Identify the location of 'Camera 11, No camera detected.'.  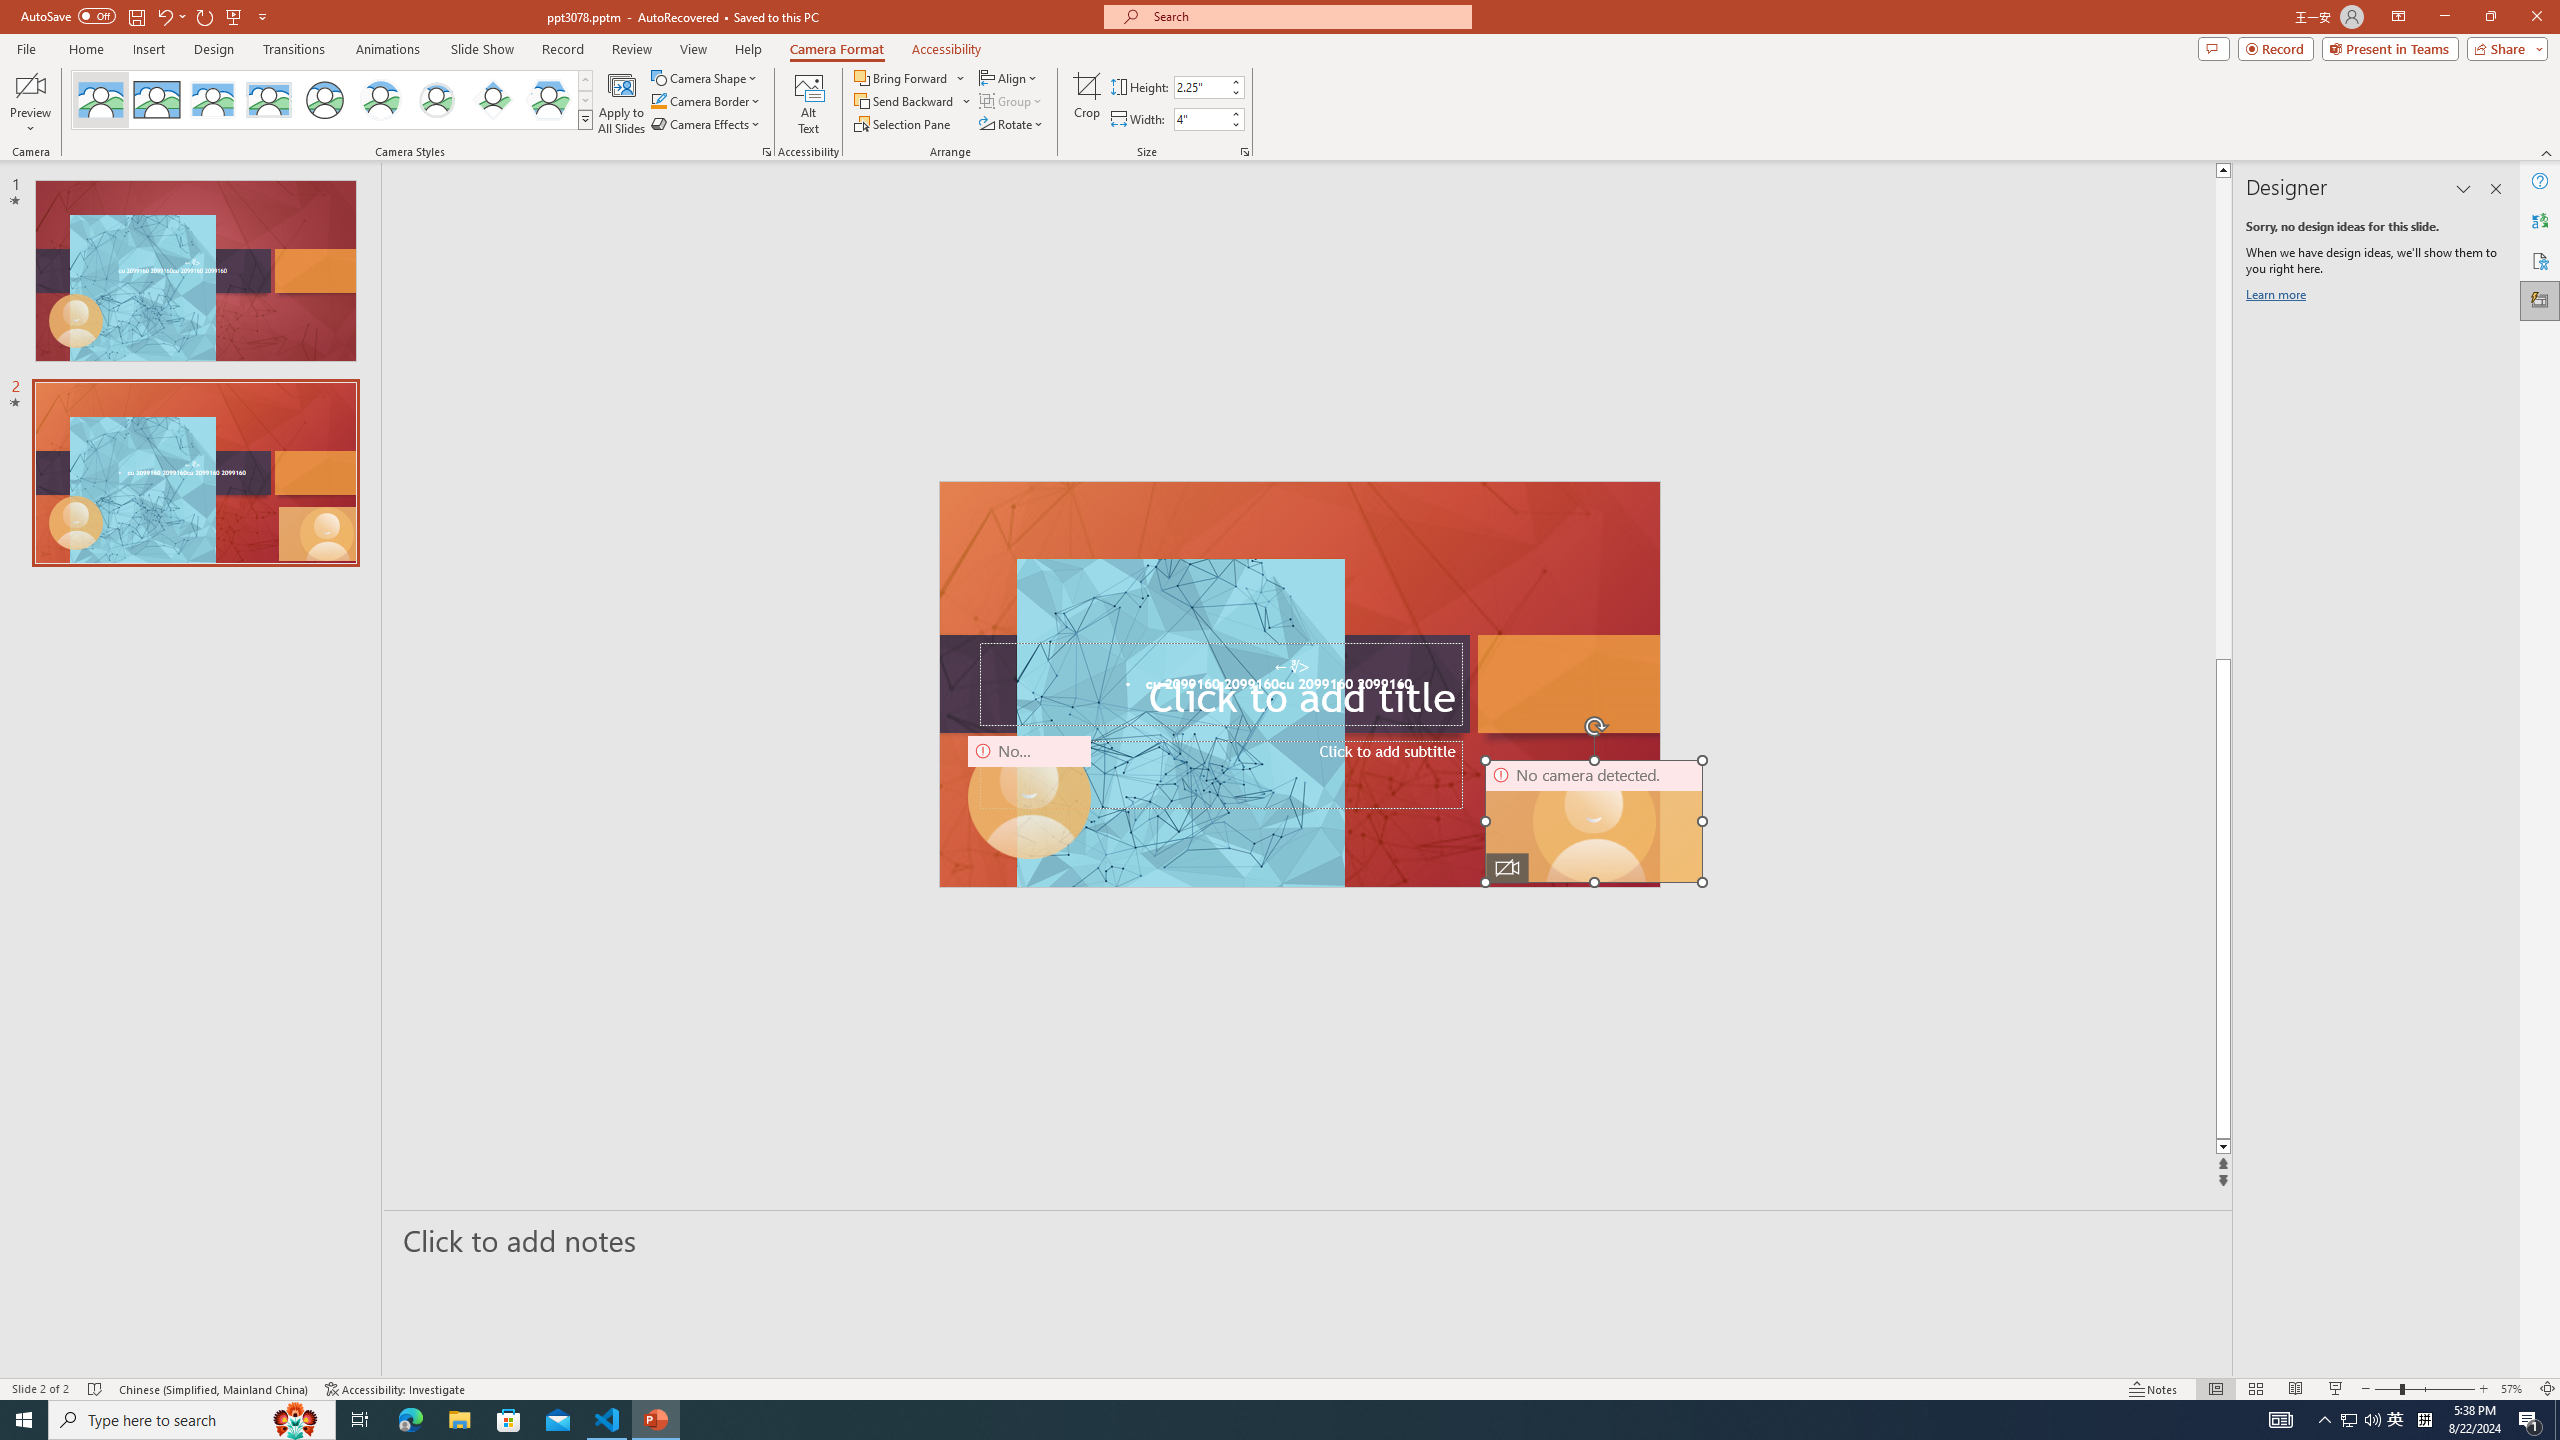
(1593, 820).